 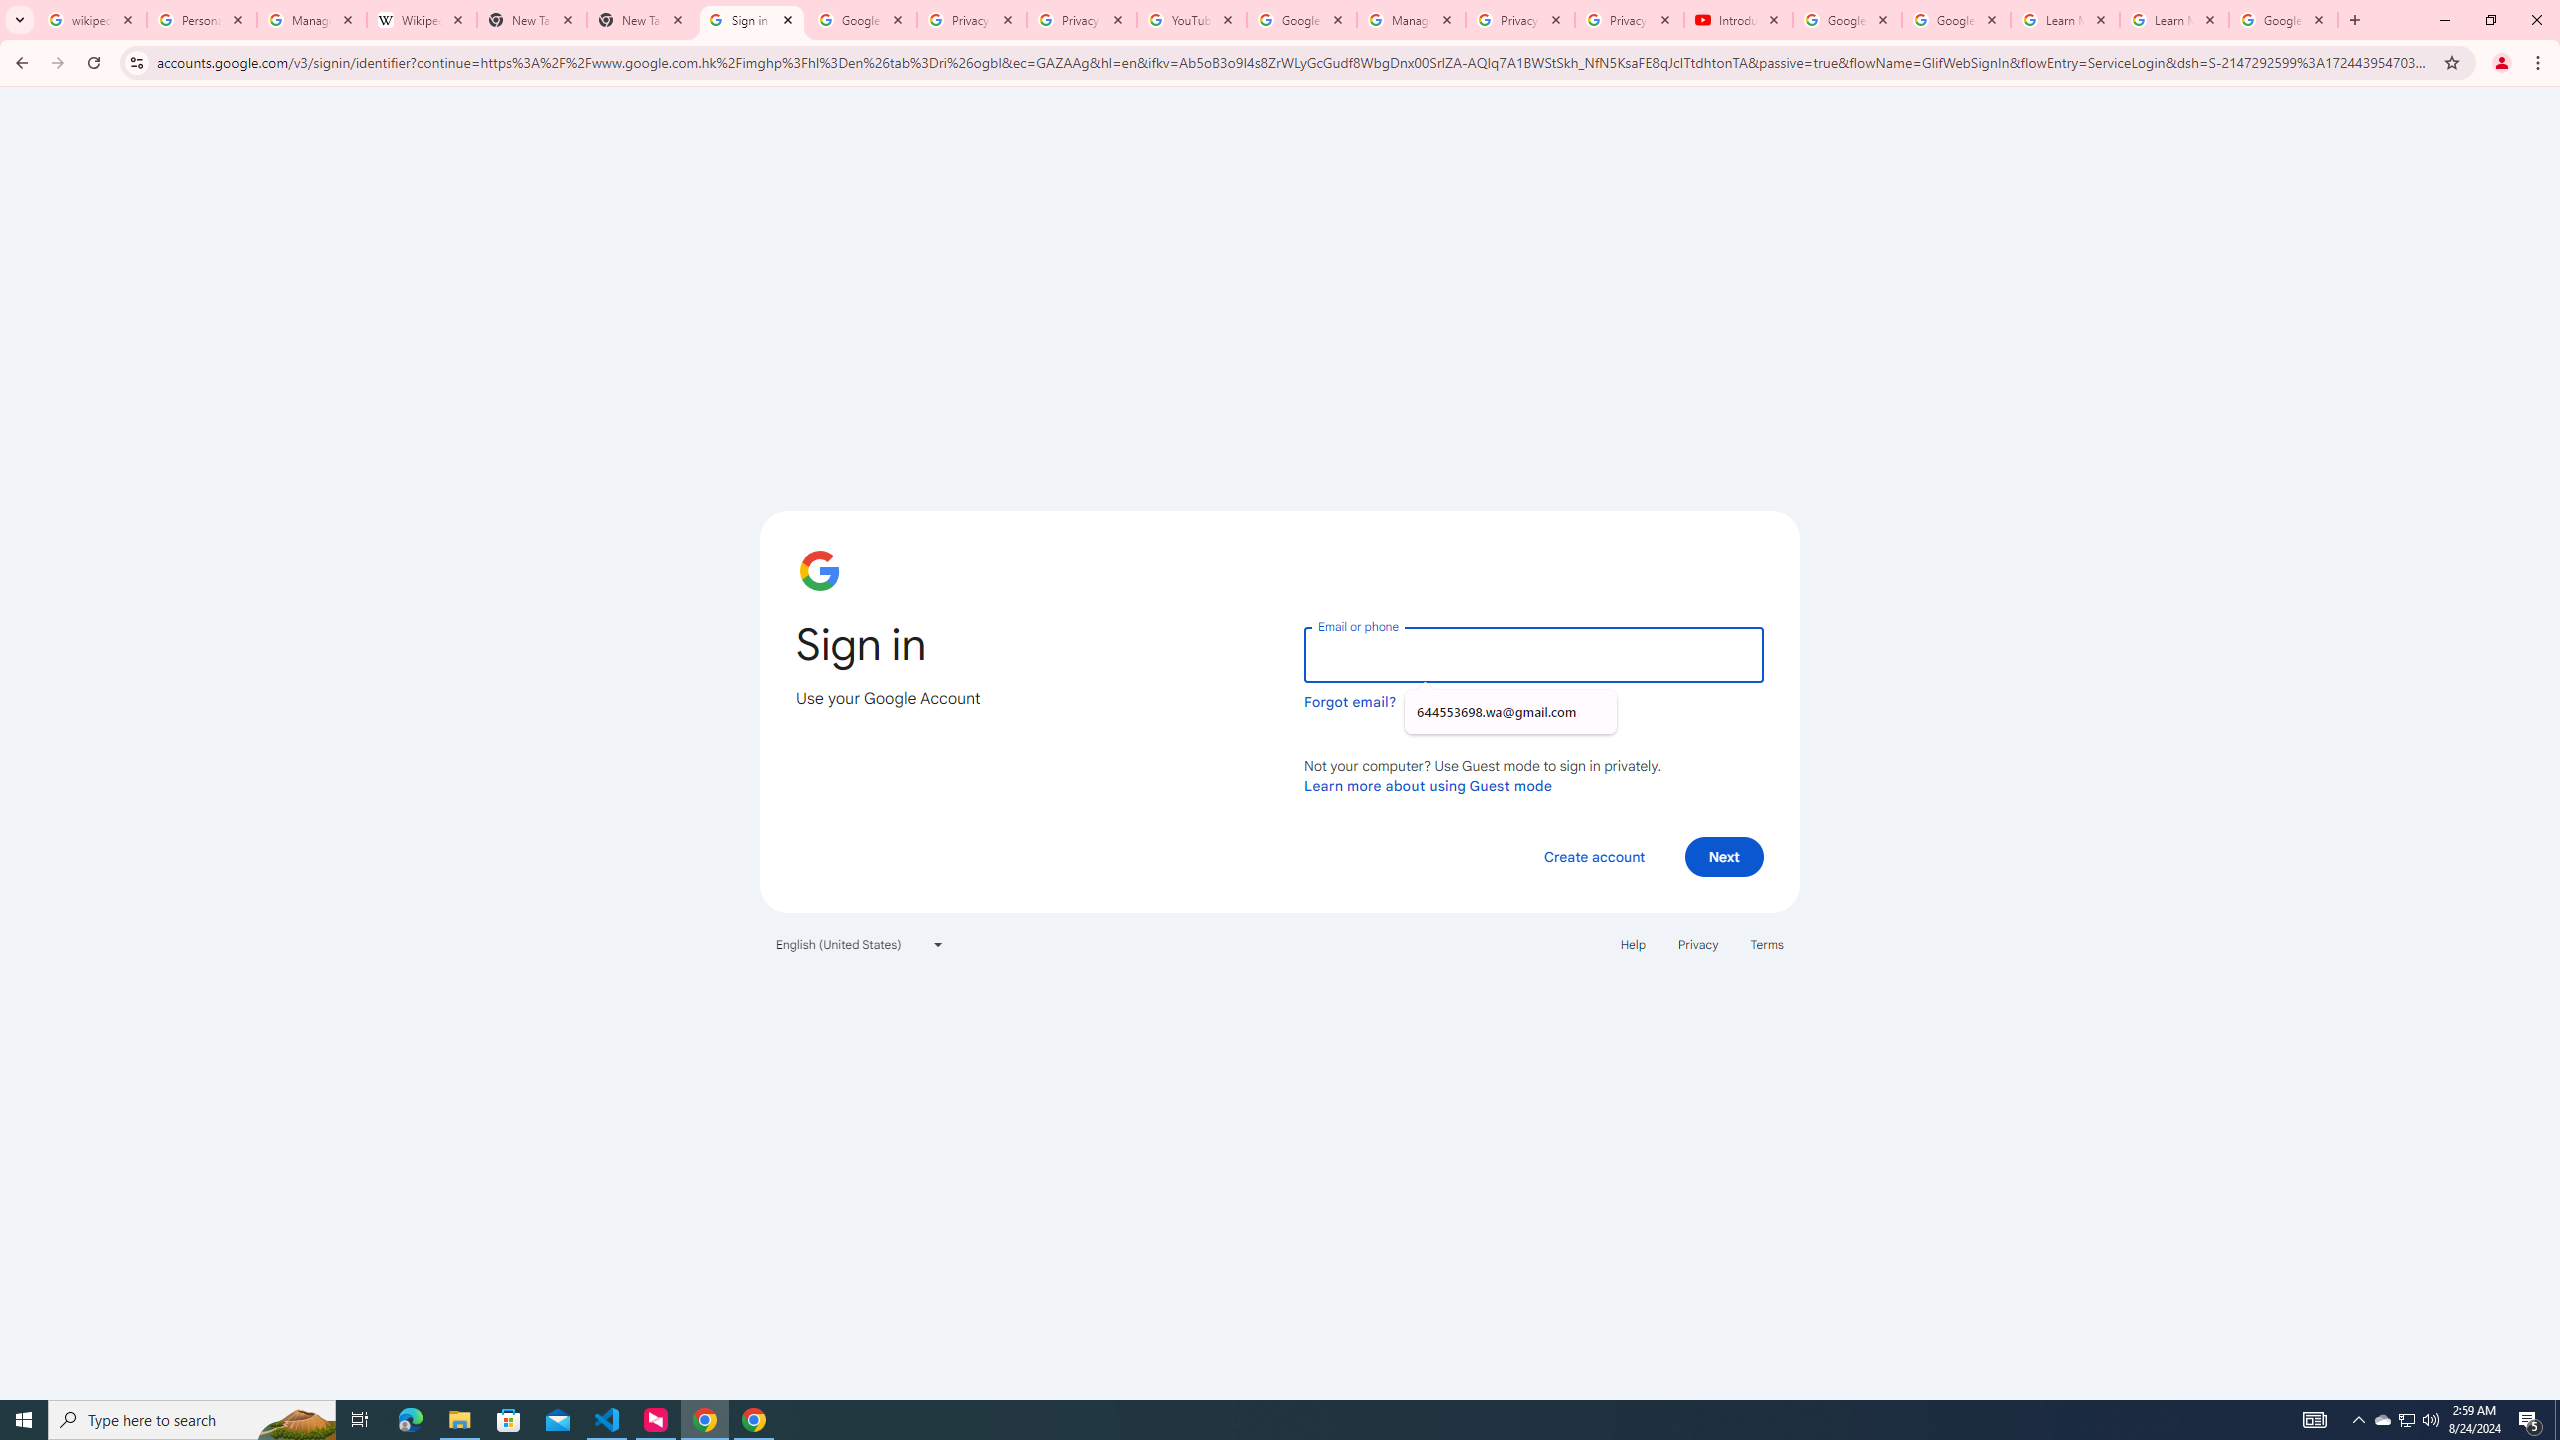 I want to click on 'Introduction | Google Privacy Policy - YouTube', so click(x=1737, y=19).